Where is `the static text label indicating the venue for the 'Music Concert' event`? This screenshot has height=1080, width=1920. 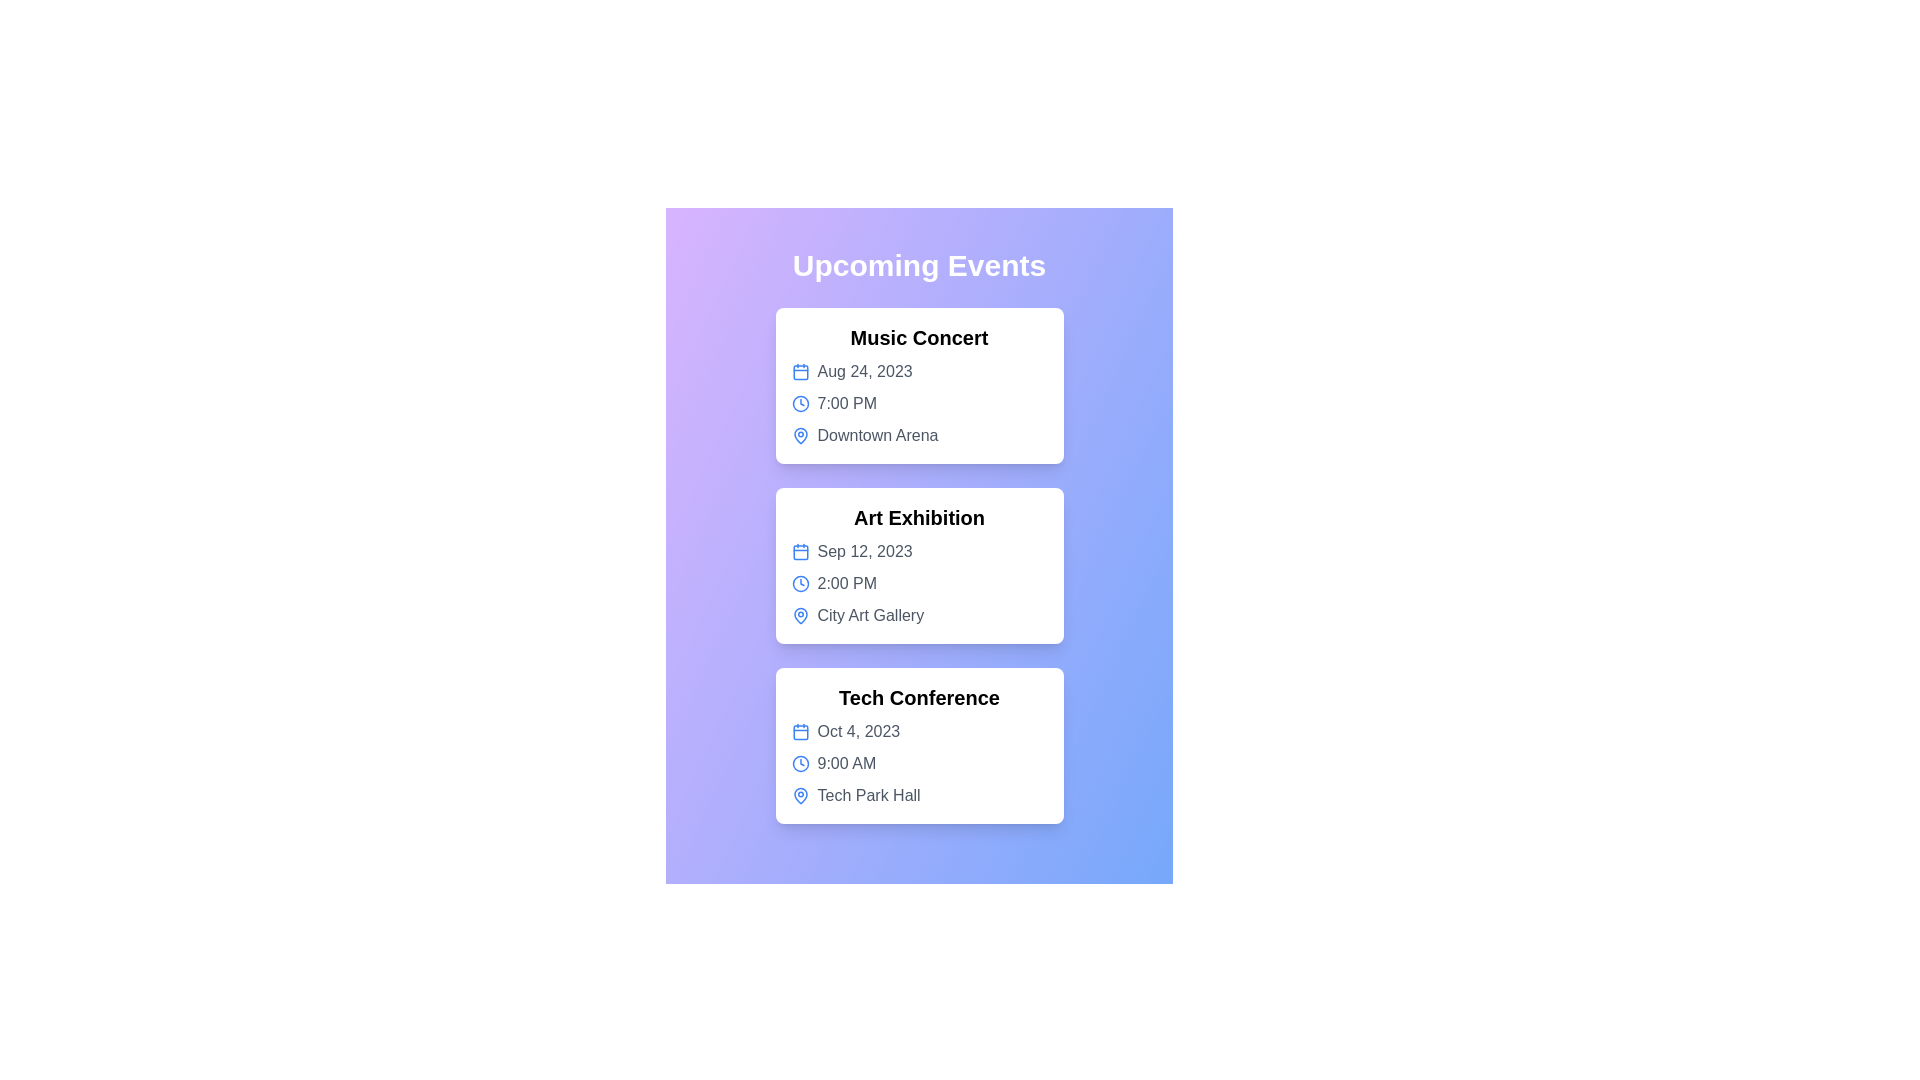 the static text label indicating the venue for the 'Music Concert' event is located at coordinates (918, 434).